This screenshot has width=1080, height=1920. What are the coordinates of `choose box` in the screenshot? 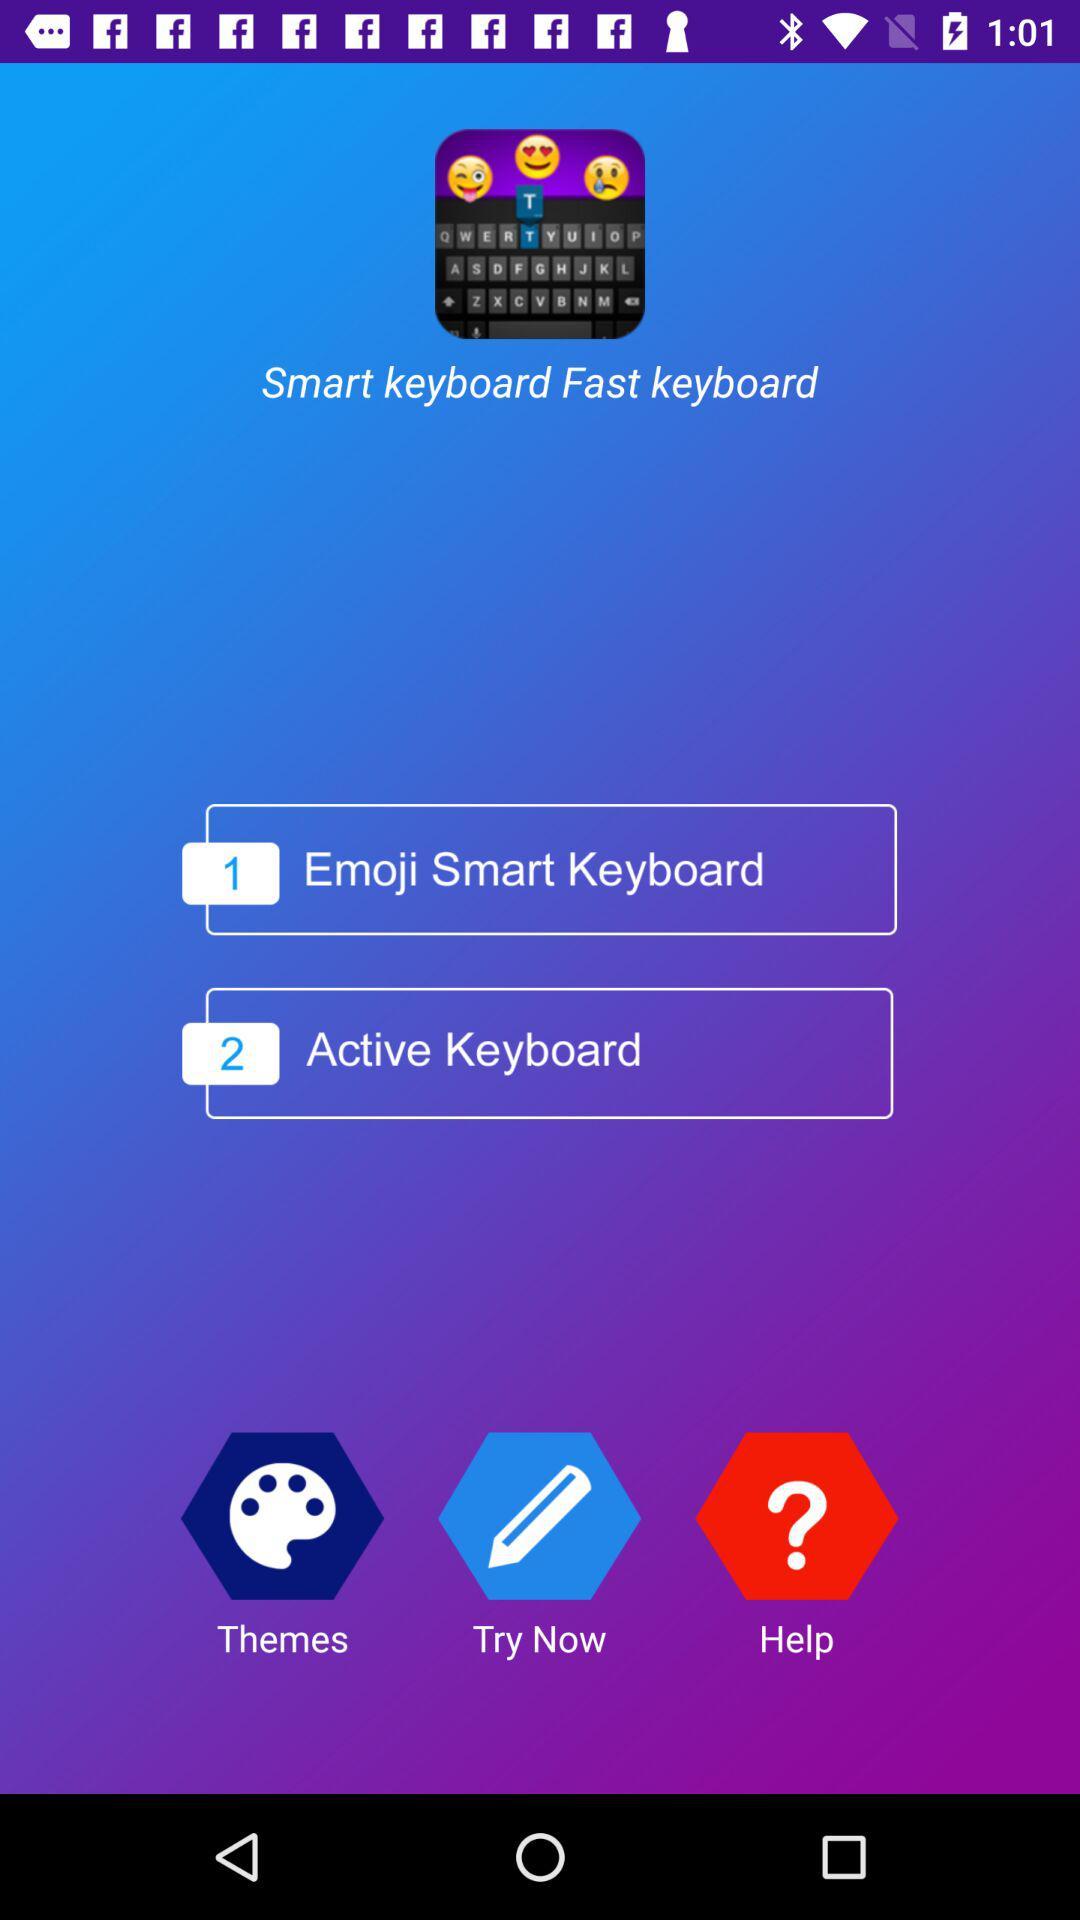 It's located at (536, 1052).